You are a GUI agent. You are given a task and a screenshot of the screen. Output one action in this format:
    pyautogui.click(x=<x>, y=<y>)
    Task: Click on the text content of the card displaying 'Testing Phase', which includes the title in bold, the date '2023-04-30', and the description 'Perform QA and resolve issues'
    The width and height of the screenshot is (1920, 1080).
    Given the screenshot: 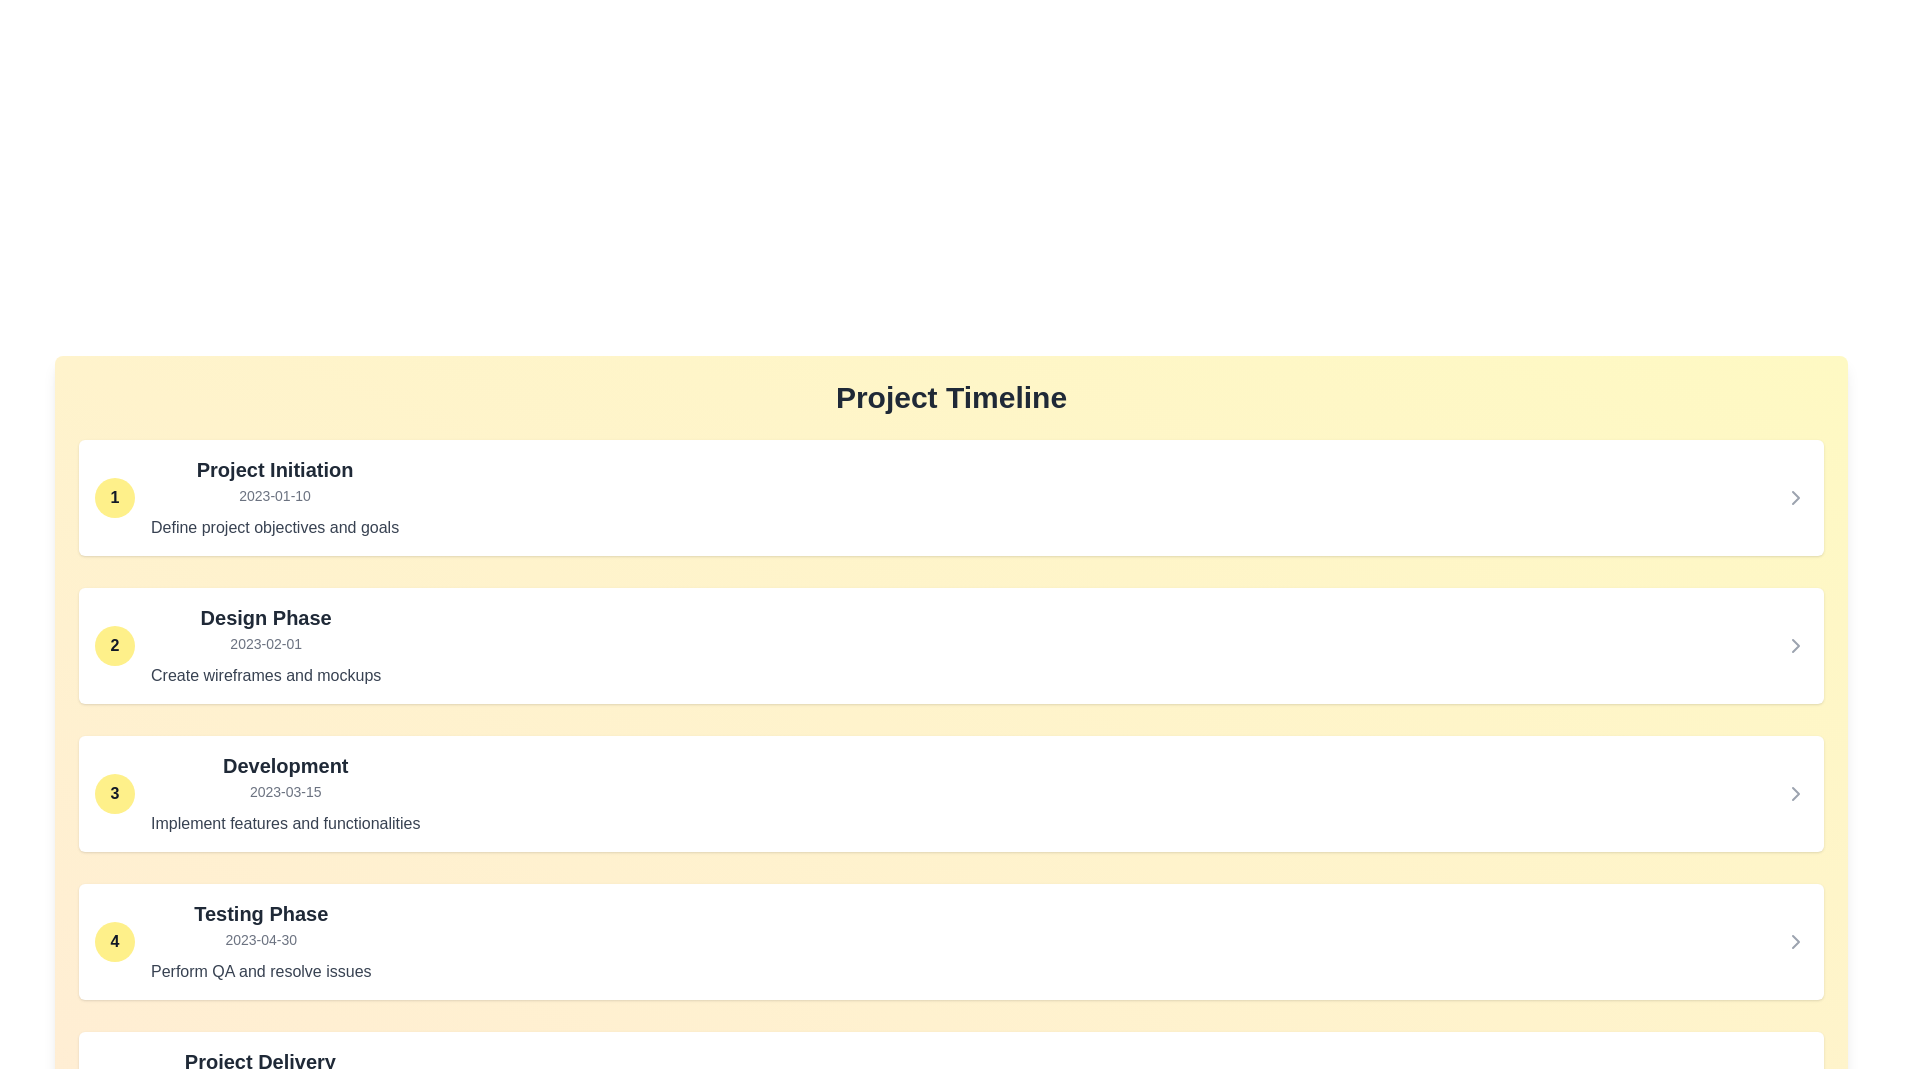 What is the action you would take?
    pyautogui.click(x=260, y=941)
    